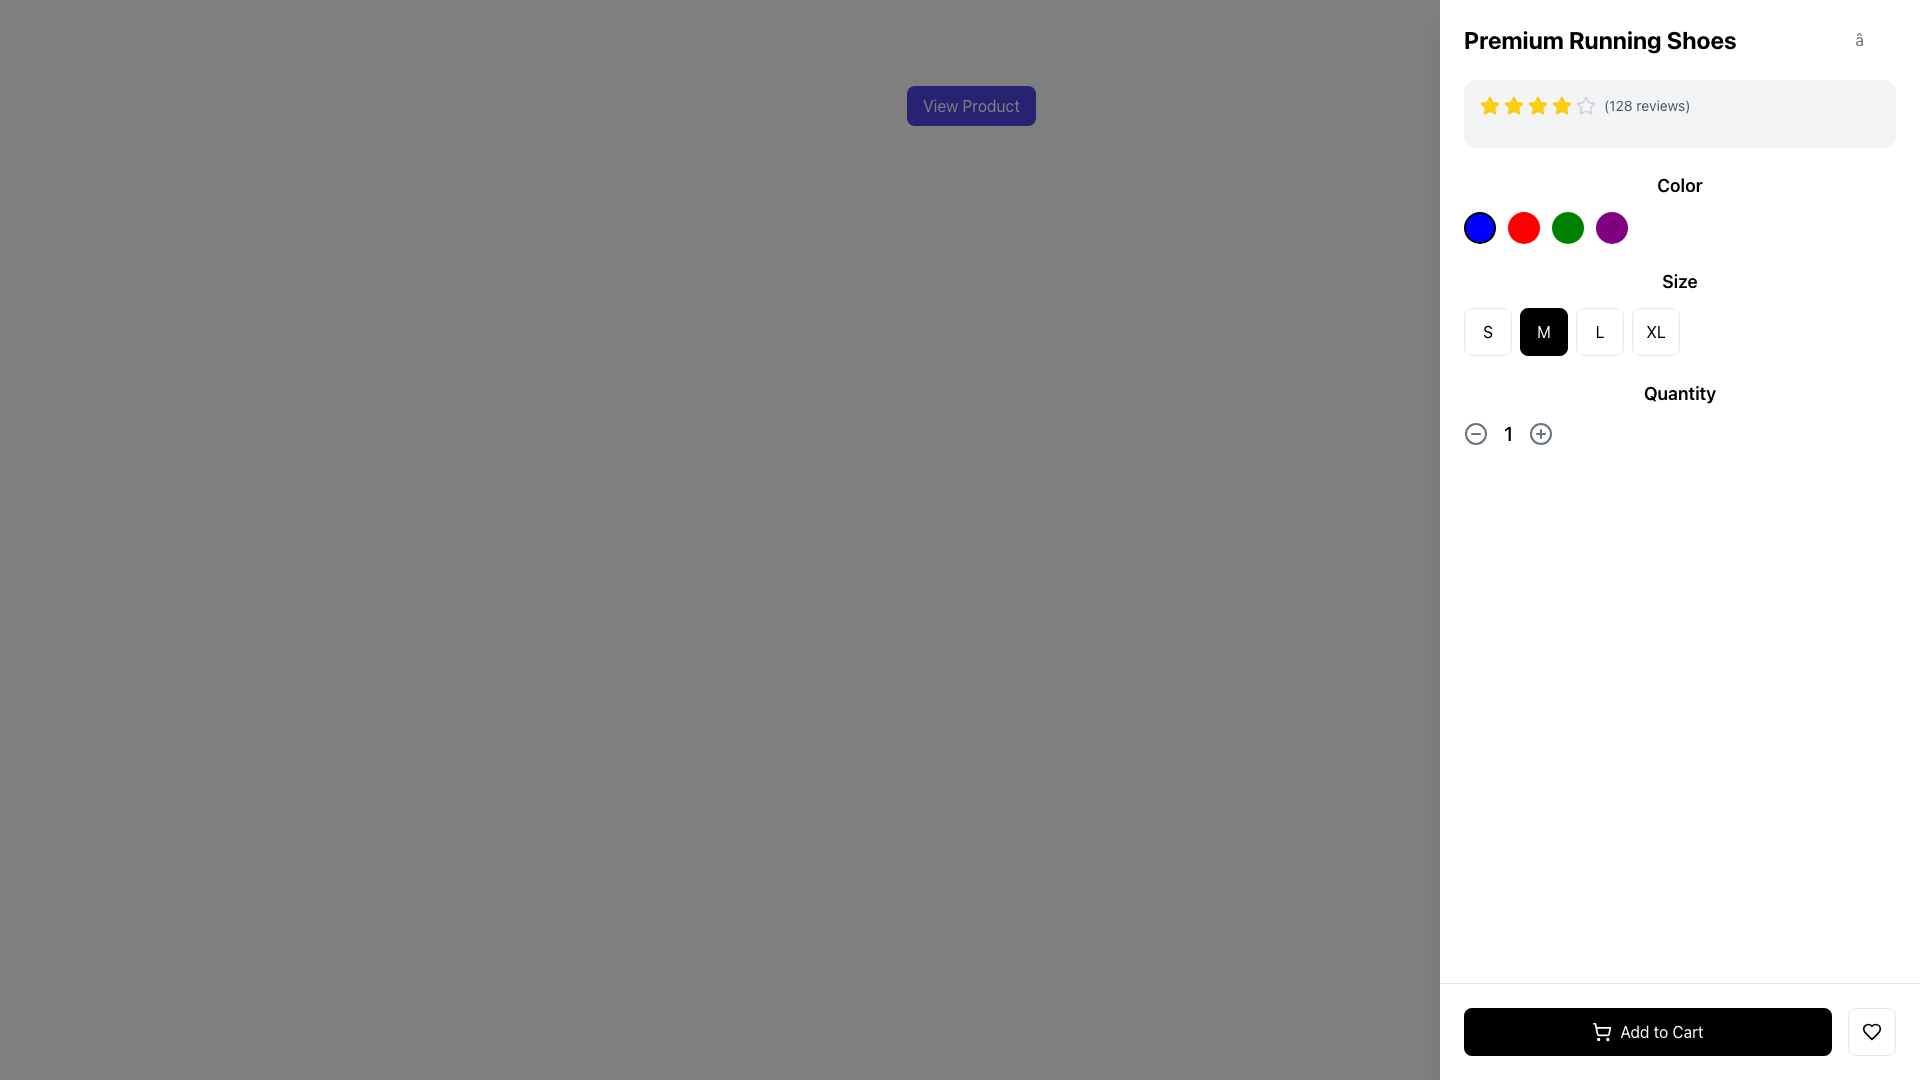 Image resolution: width=1920 pixels, height=1080 pixels. What do you see at coordinates (1489, 105) in the screenshot?
I see `the first star icon in the rating system, which is a yellow star outlined in a matching shade, located in the upper section of the product details area` at bounding box center [1489, 105].